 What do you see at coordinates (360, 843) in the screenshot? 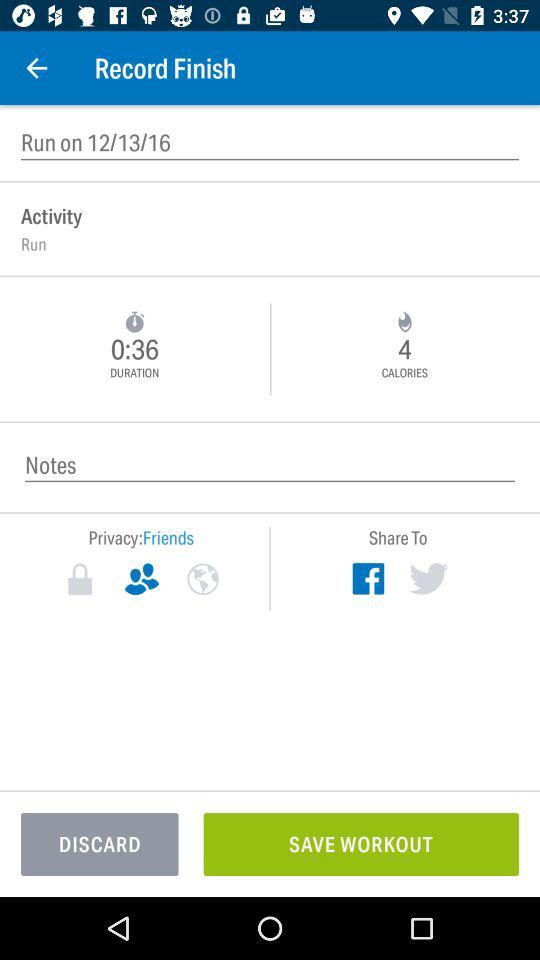
I see `the item to the right of discard icon` at bounding box center [360, 843].